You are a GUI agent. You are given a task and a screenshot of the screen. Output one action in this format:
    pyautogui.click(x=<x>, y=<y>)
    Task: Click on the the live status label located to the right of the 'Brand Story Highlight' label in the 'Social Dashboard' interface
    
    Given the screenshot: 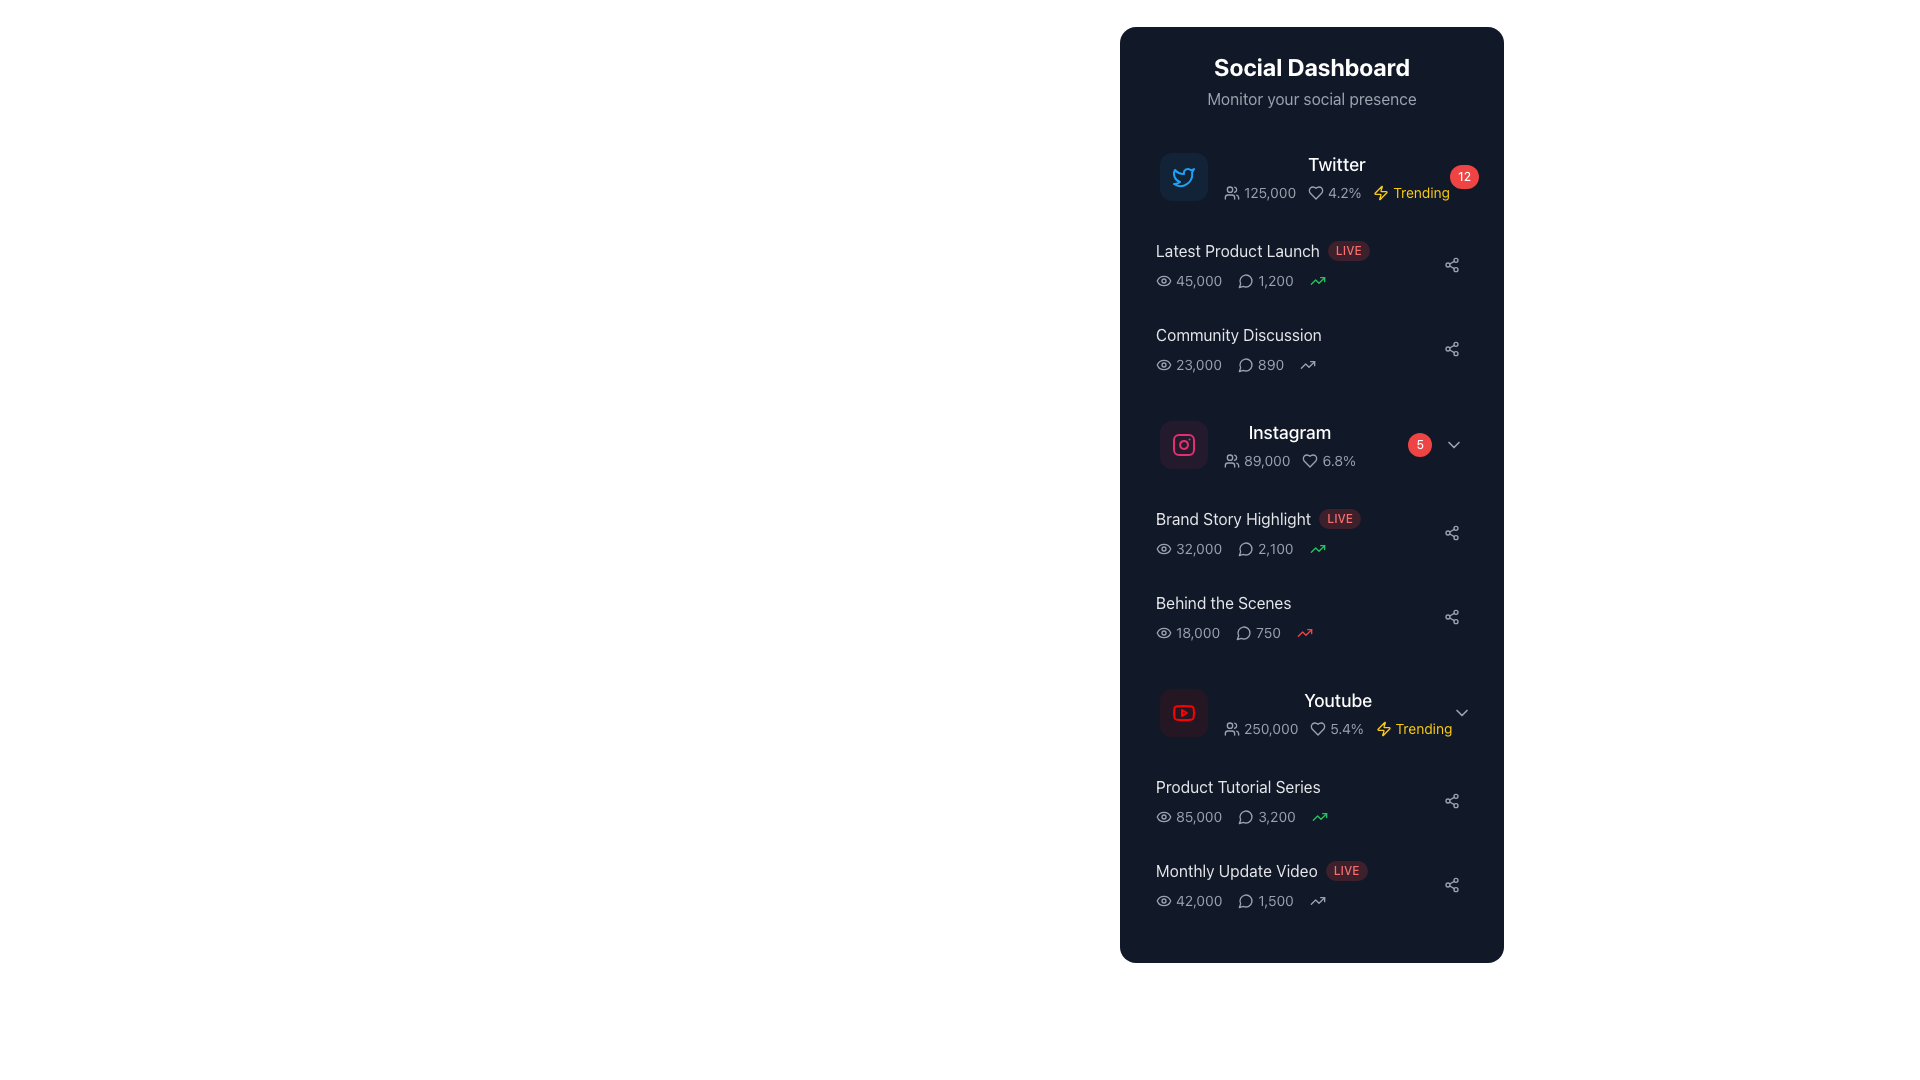 What is the action you would take?
    pyautogui.click(x=1340, y=518)
    